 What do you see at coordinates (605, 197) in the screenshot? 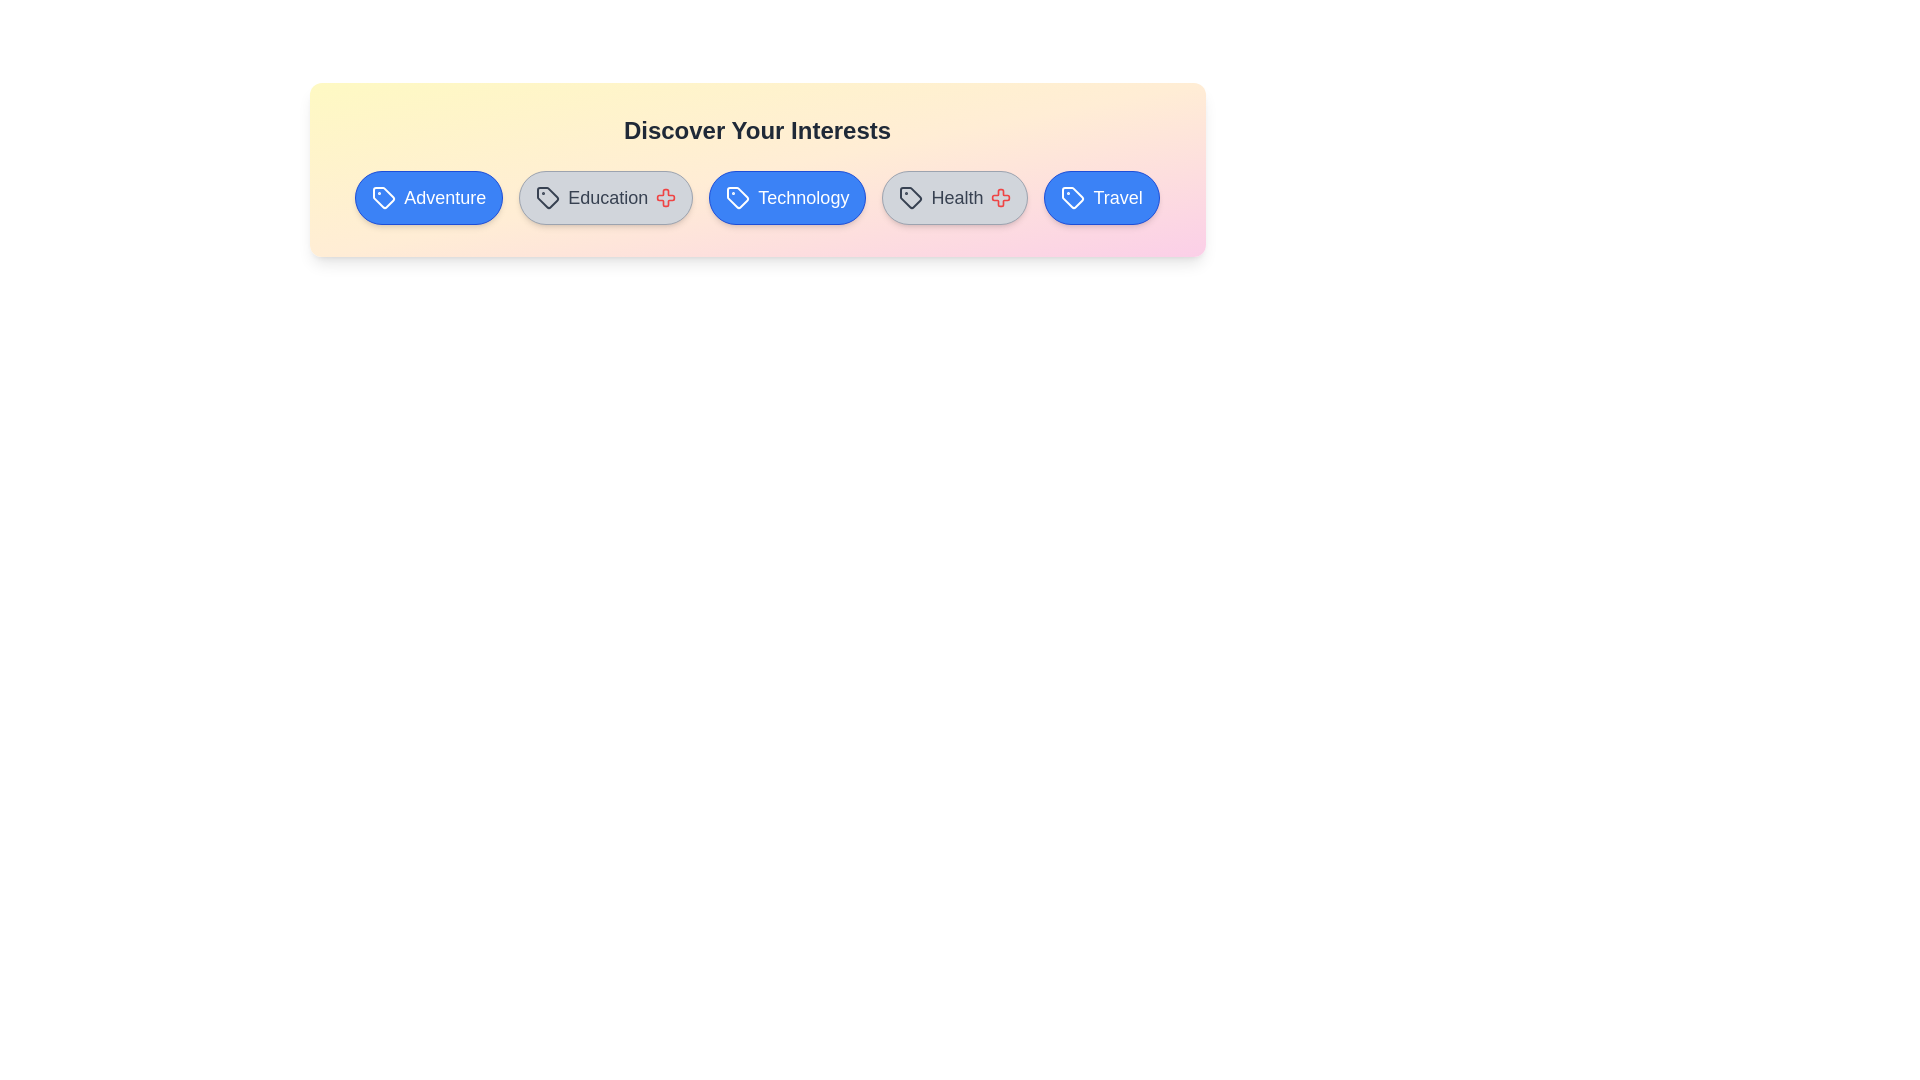
I see `the tag labeled Education to observe the hover effect` at bounding box center [605, 197].